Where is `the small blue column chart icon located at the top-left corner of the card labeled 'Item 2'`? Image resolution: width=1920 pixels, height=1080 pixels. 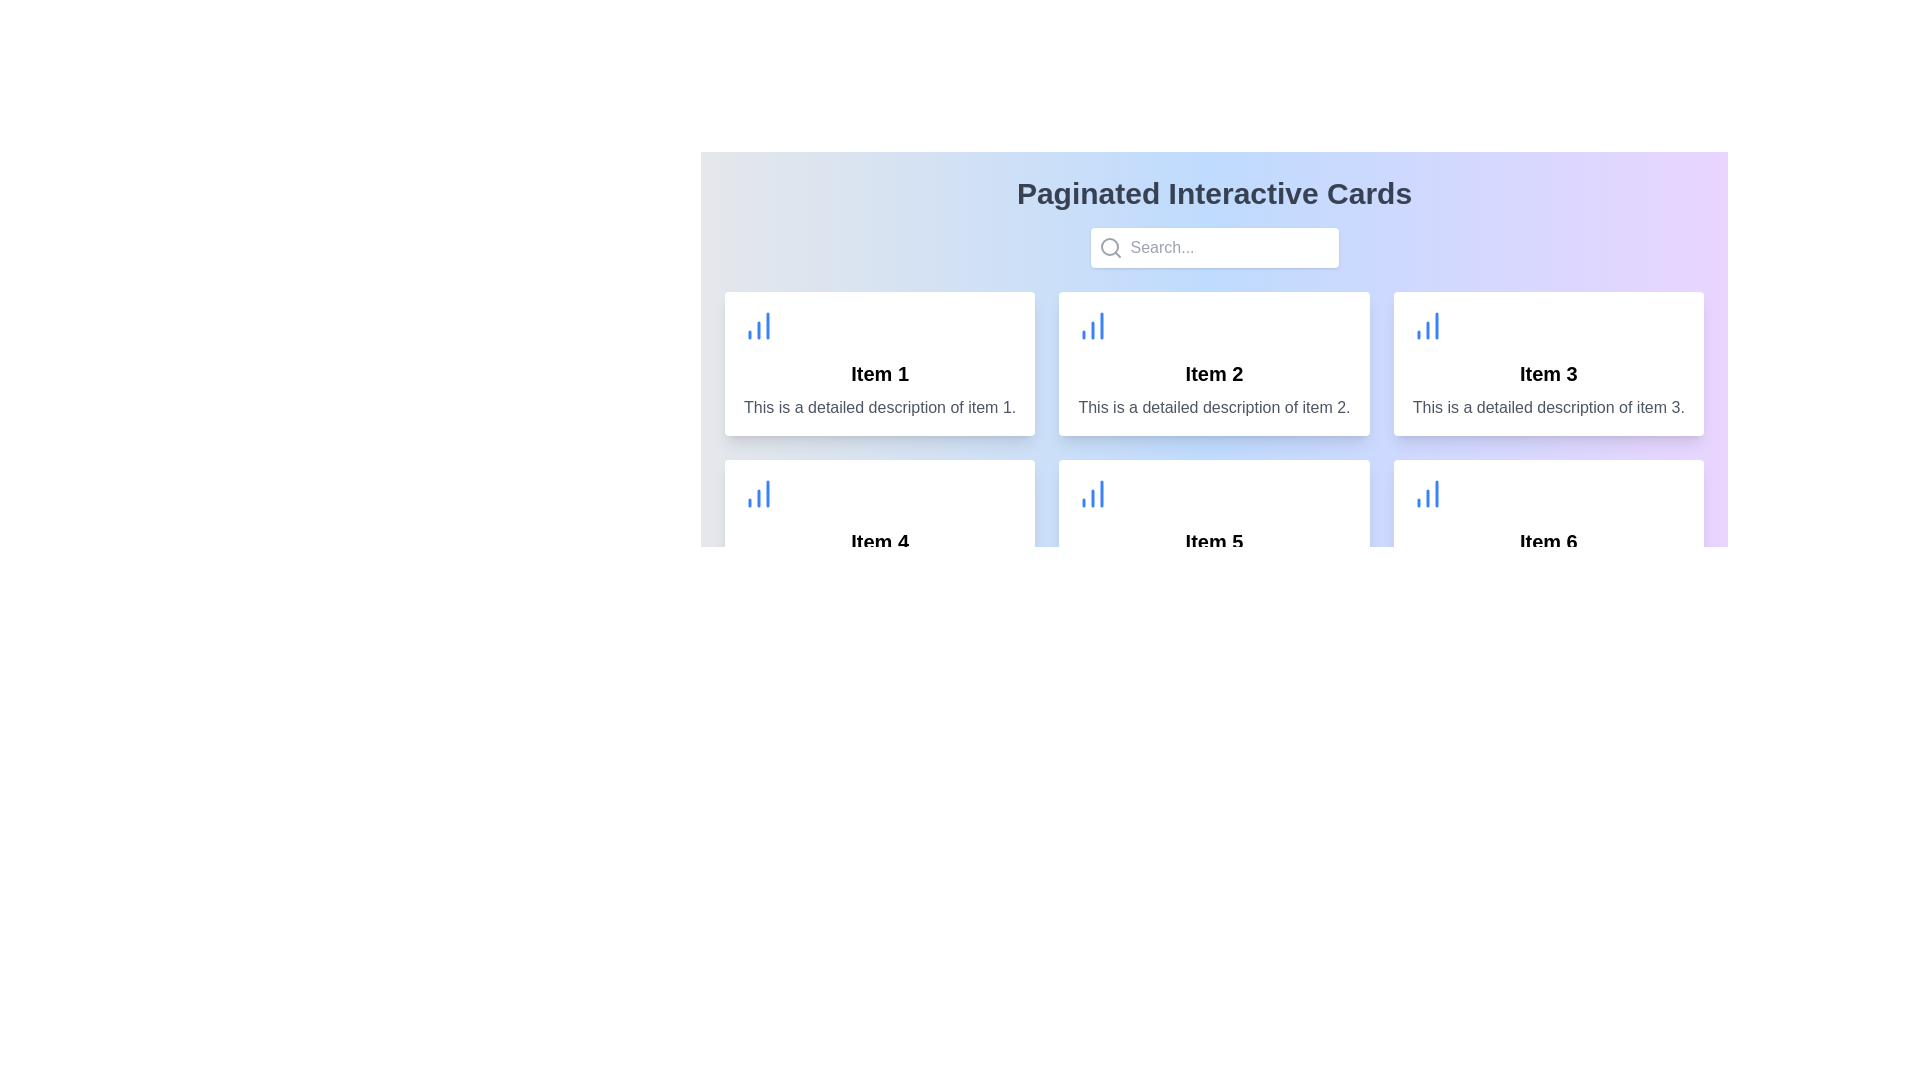 the small blue column chart icon located at the top-left corner of the card labeled 'Item 2' is located at coordinates (1092, 325).